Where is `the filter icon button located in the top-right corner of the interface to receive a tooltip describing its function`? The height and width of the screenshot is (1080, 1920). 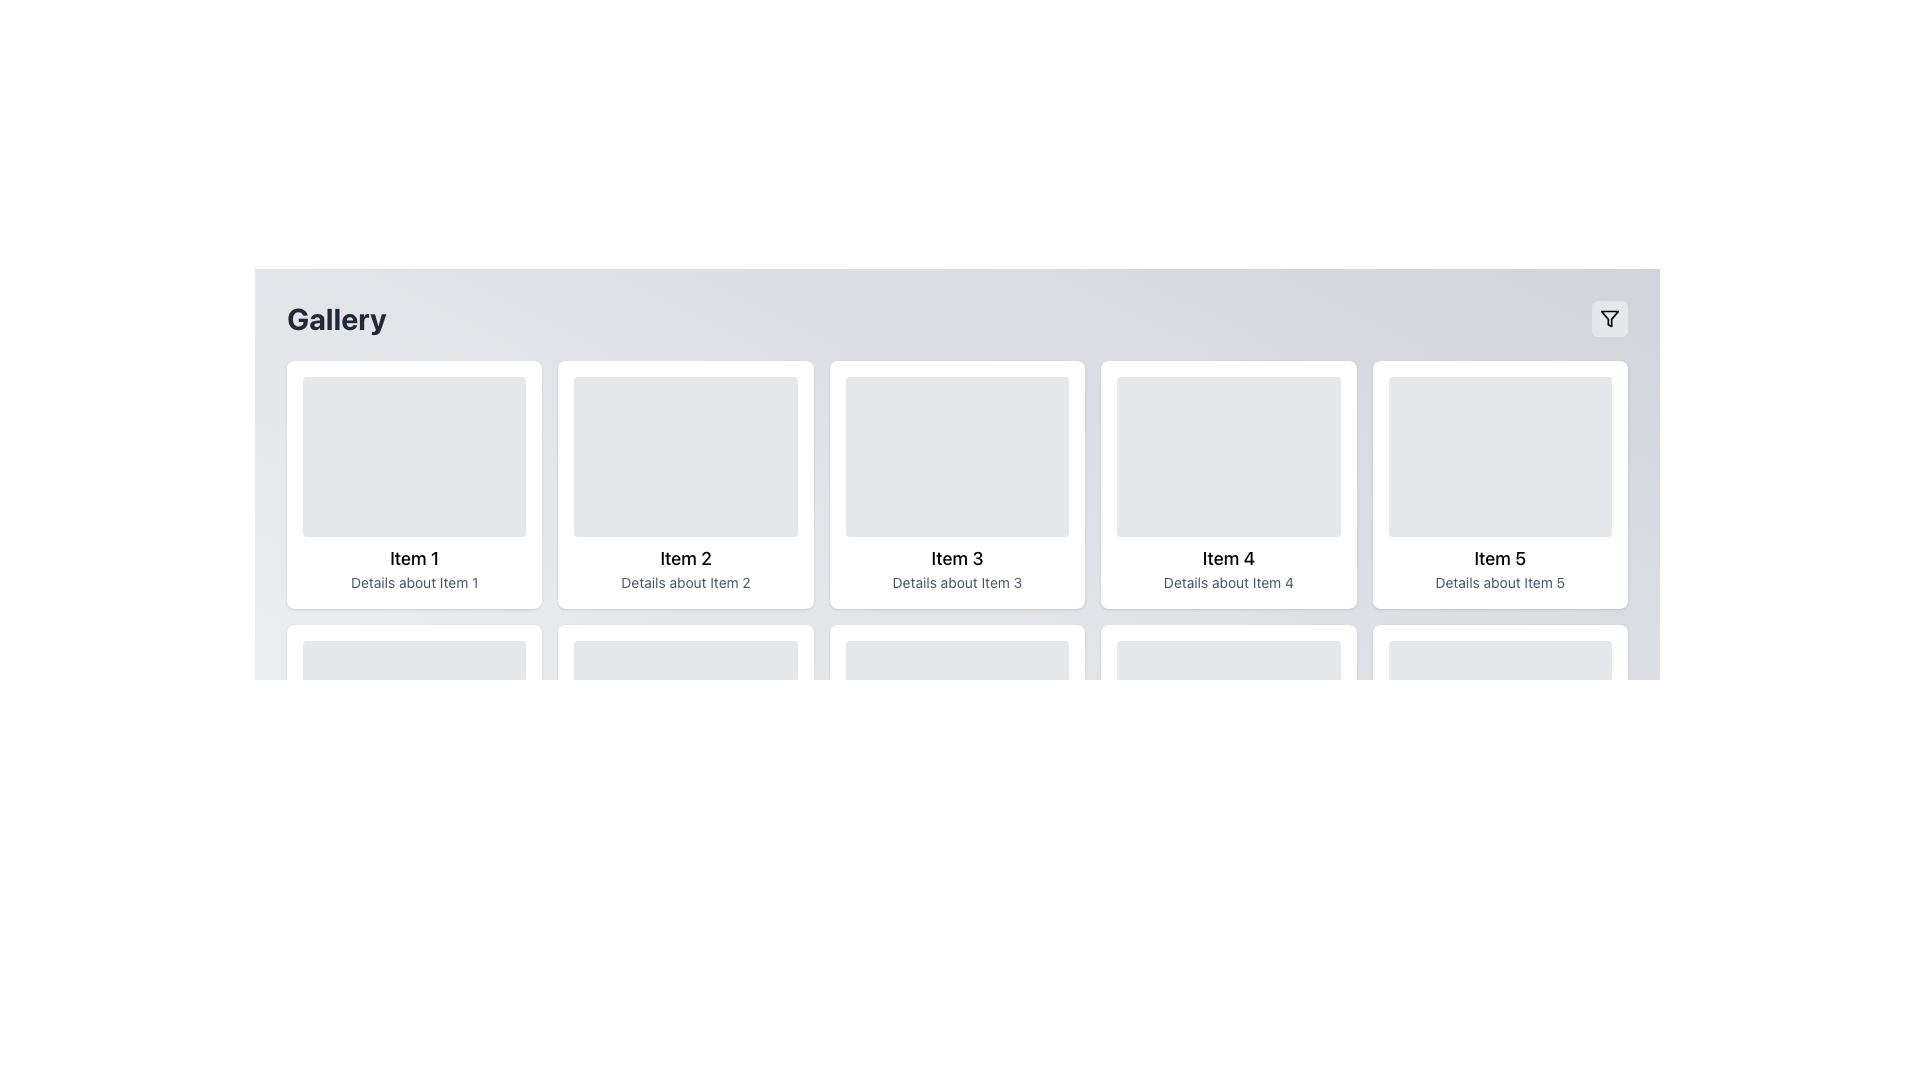
the filter icon button located in the top-right corner of the interface to receive a tooltip describing its function is located at coordinates (1609, 318).